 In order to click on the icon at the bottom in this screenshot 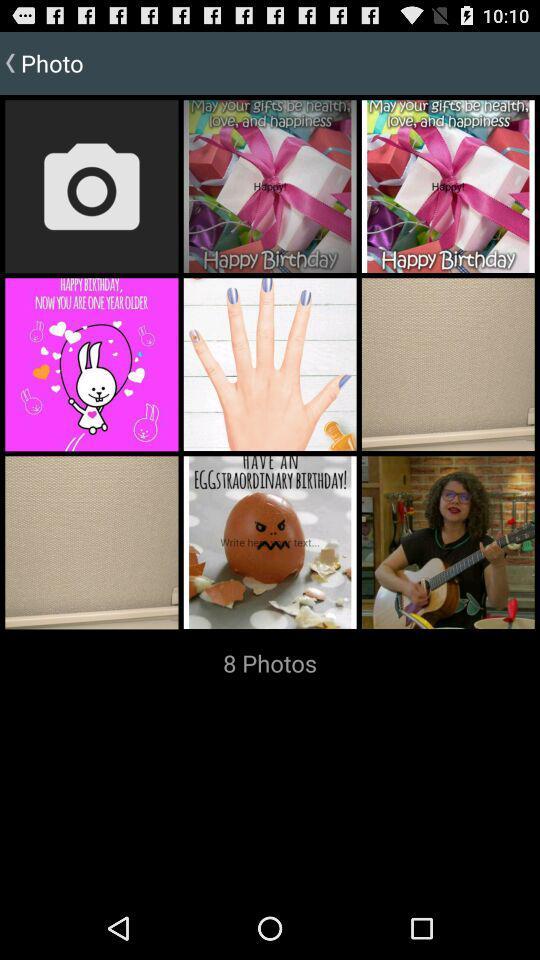, I will do `click(270, 663)`.